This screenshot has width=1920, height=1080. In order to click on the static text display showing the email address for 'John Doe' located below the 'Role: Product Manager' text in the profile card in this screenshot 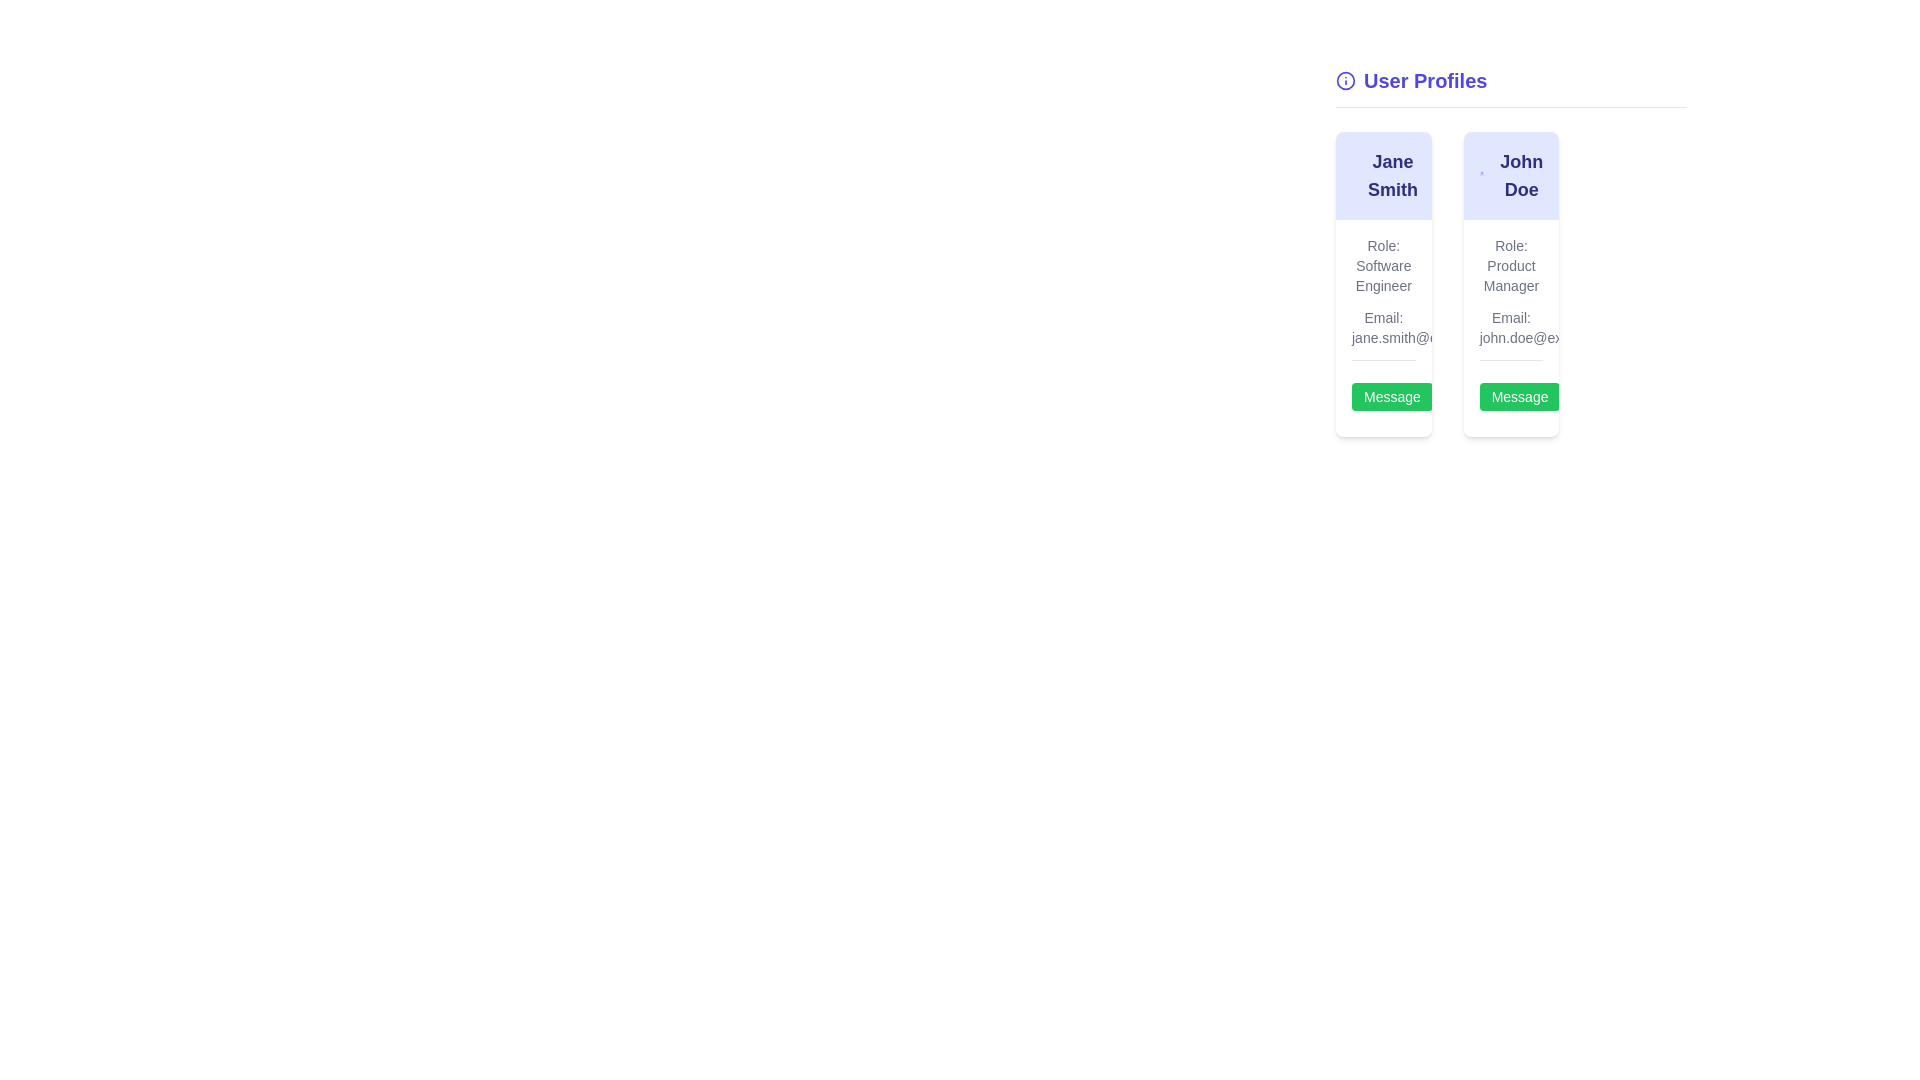, I will do `click(1511, 326)`.